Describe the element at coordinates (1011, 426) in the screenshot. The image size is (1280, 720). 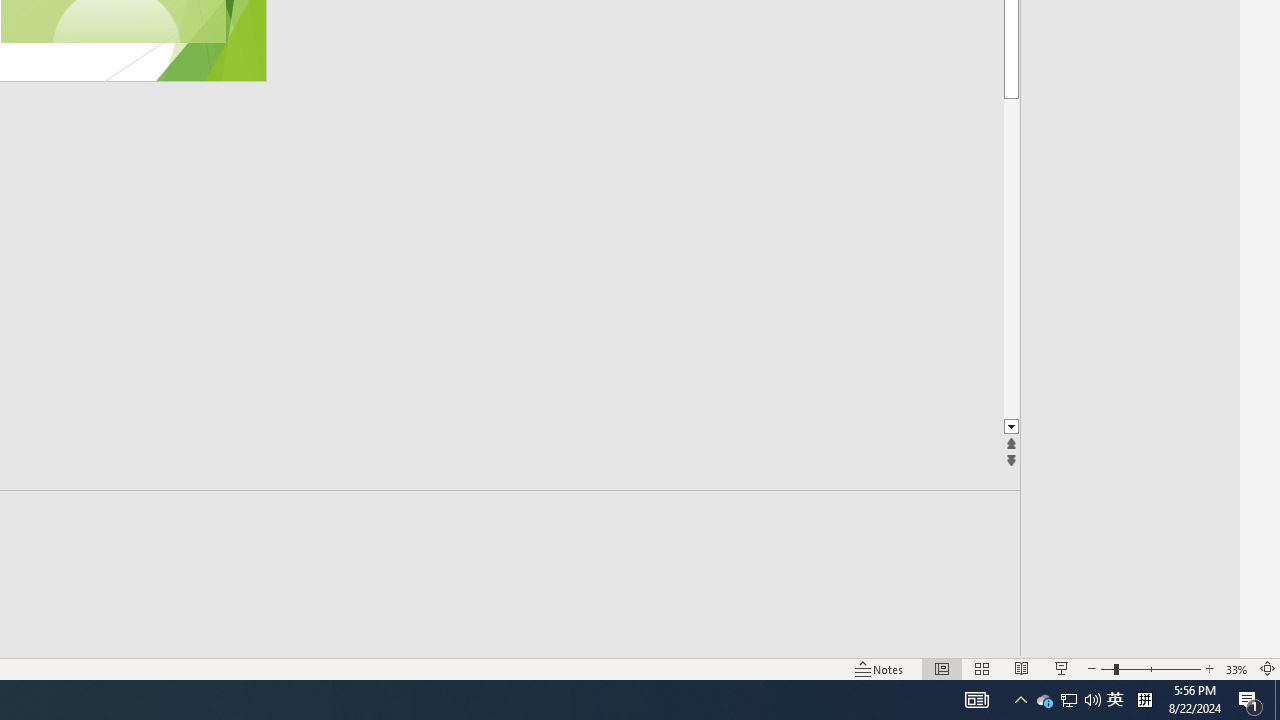
I see `'Line down'` at that location.